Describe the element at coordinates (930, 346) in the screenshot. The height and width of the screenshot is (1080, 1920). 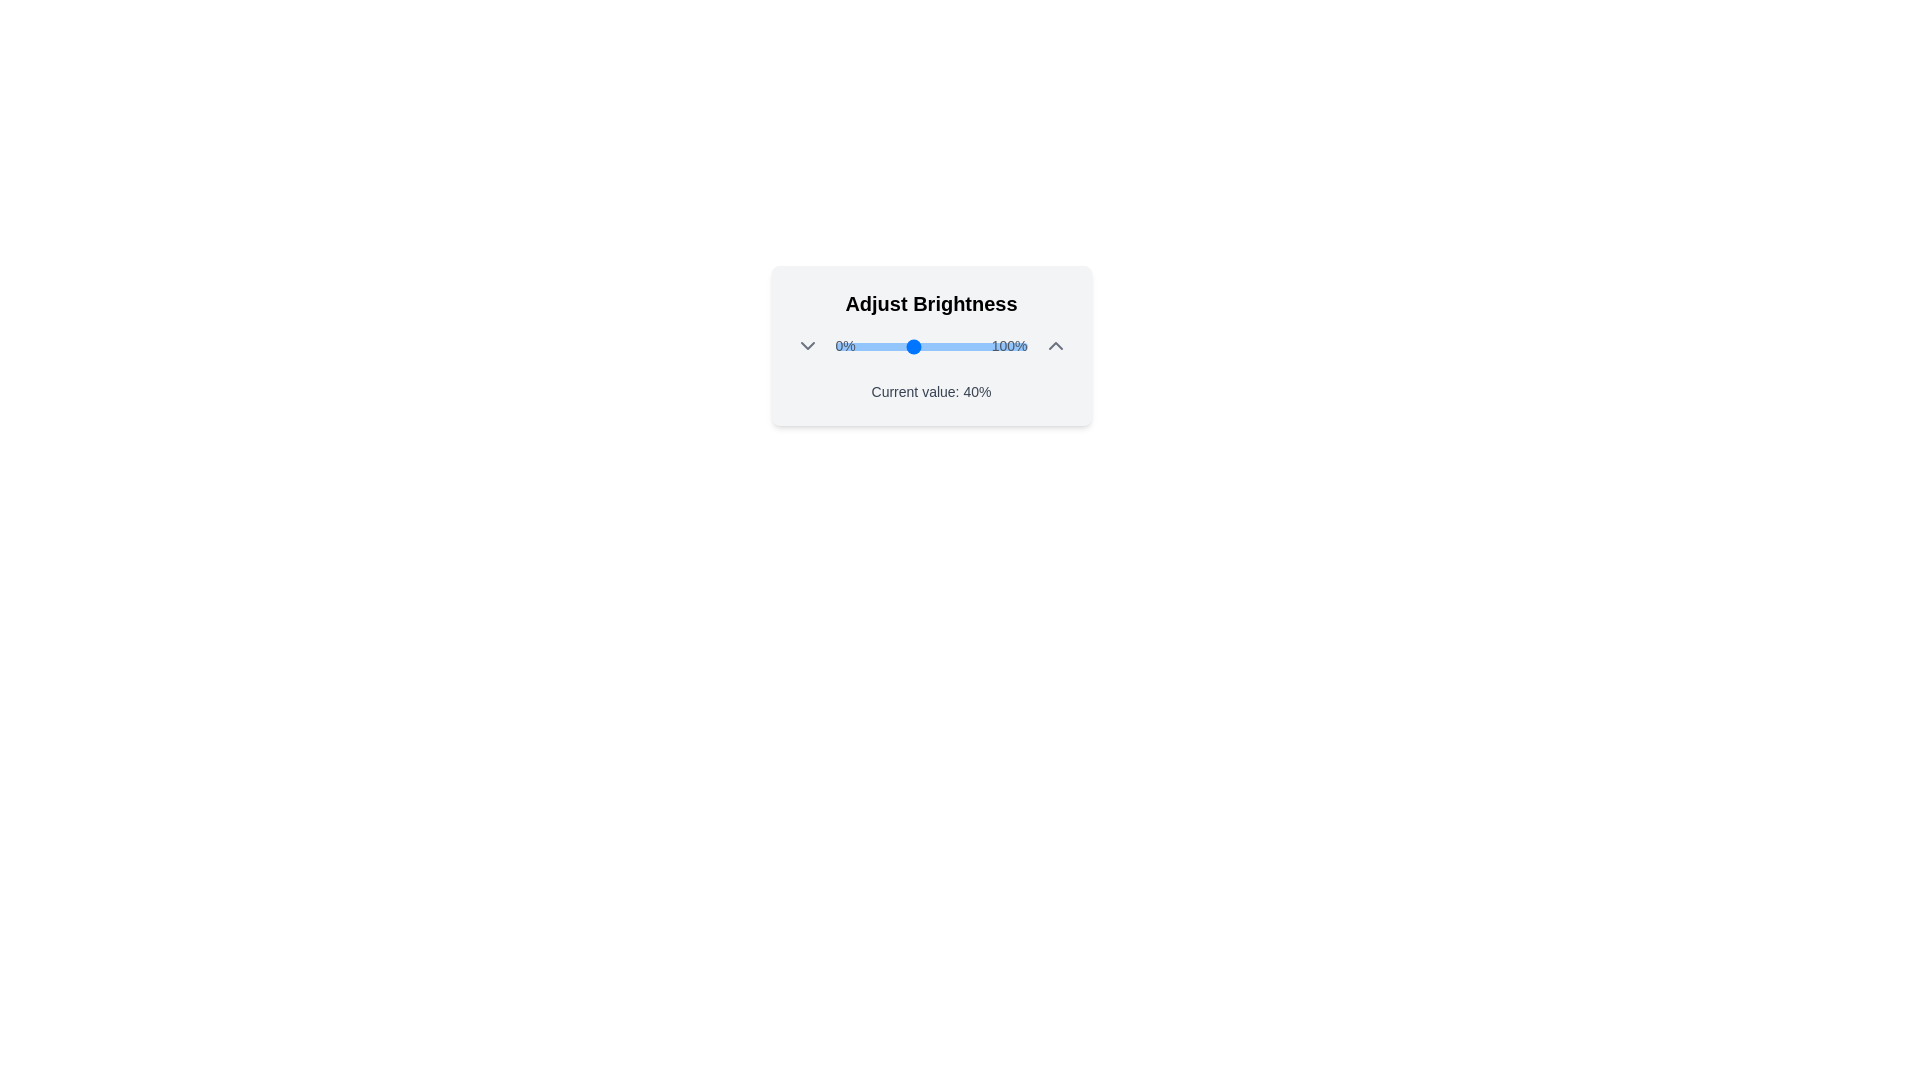
I see `the blue thumb of the horizontal range slider located between the labels '0%' and '100%'` at that location.